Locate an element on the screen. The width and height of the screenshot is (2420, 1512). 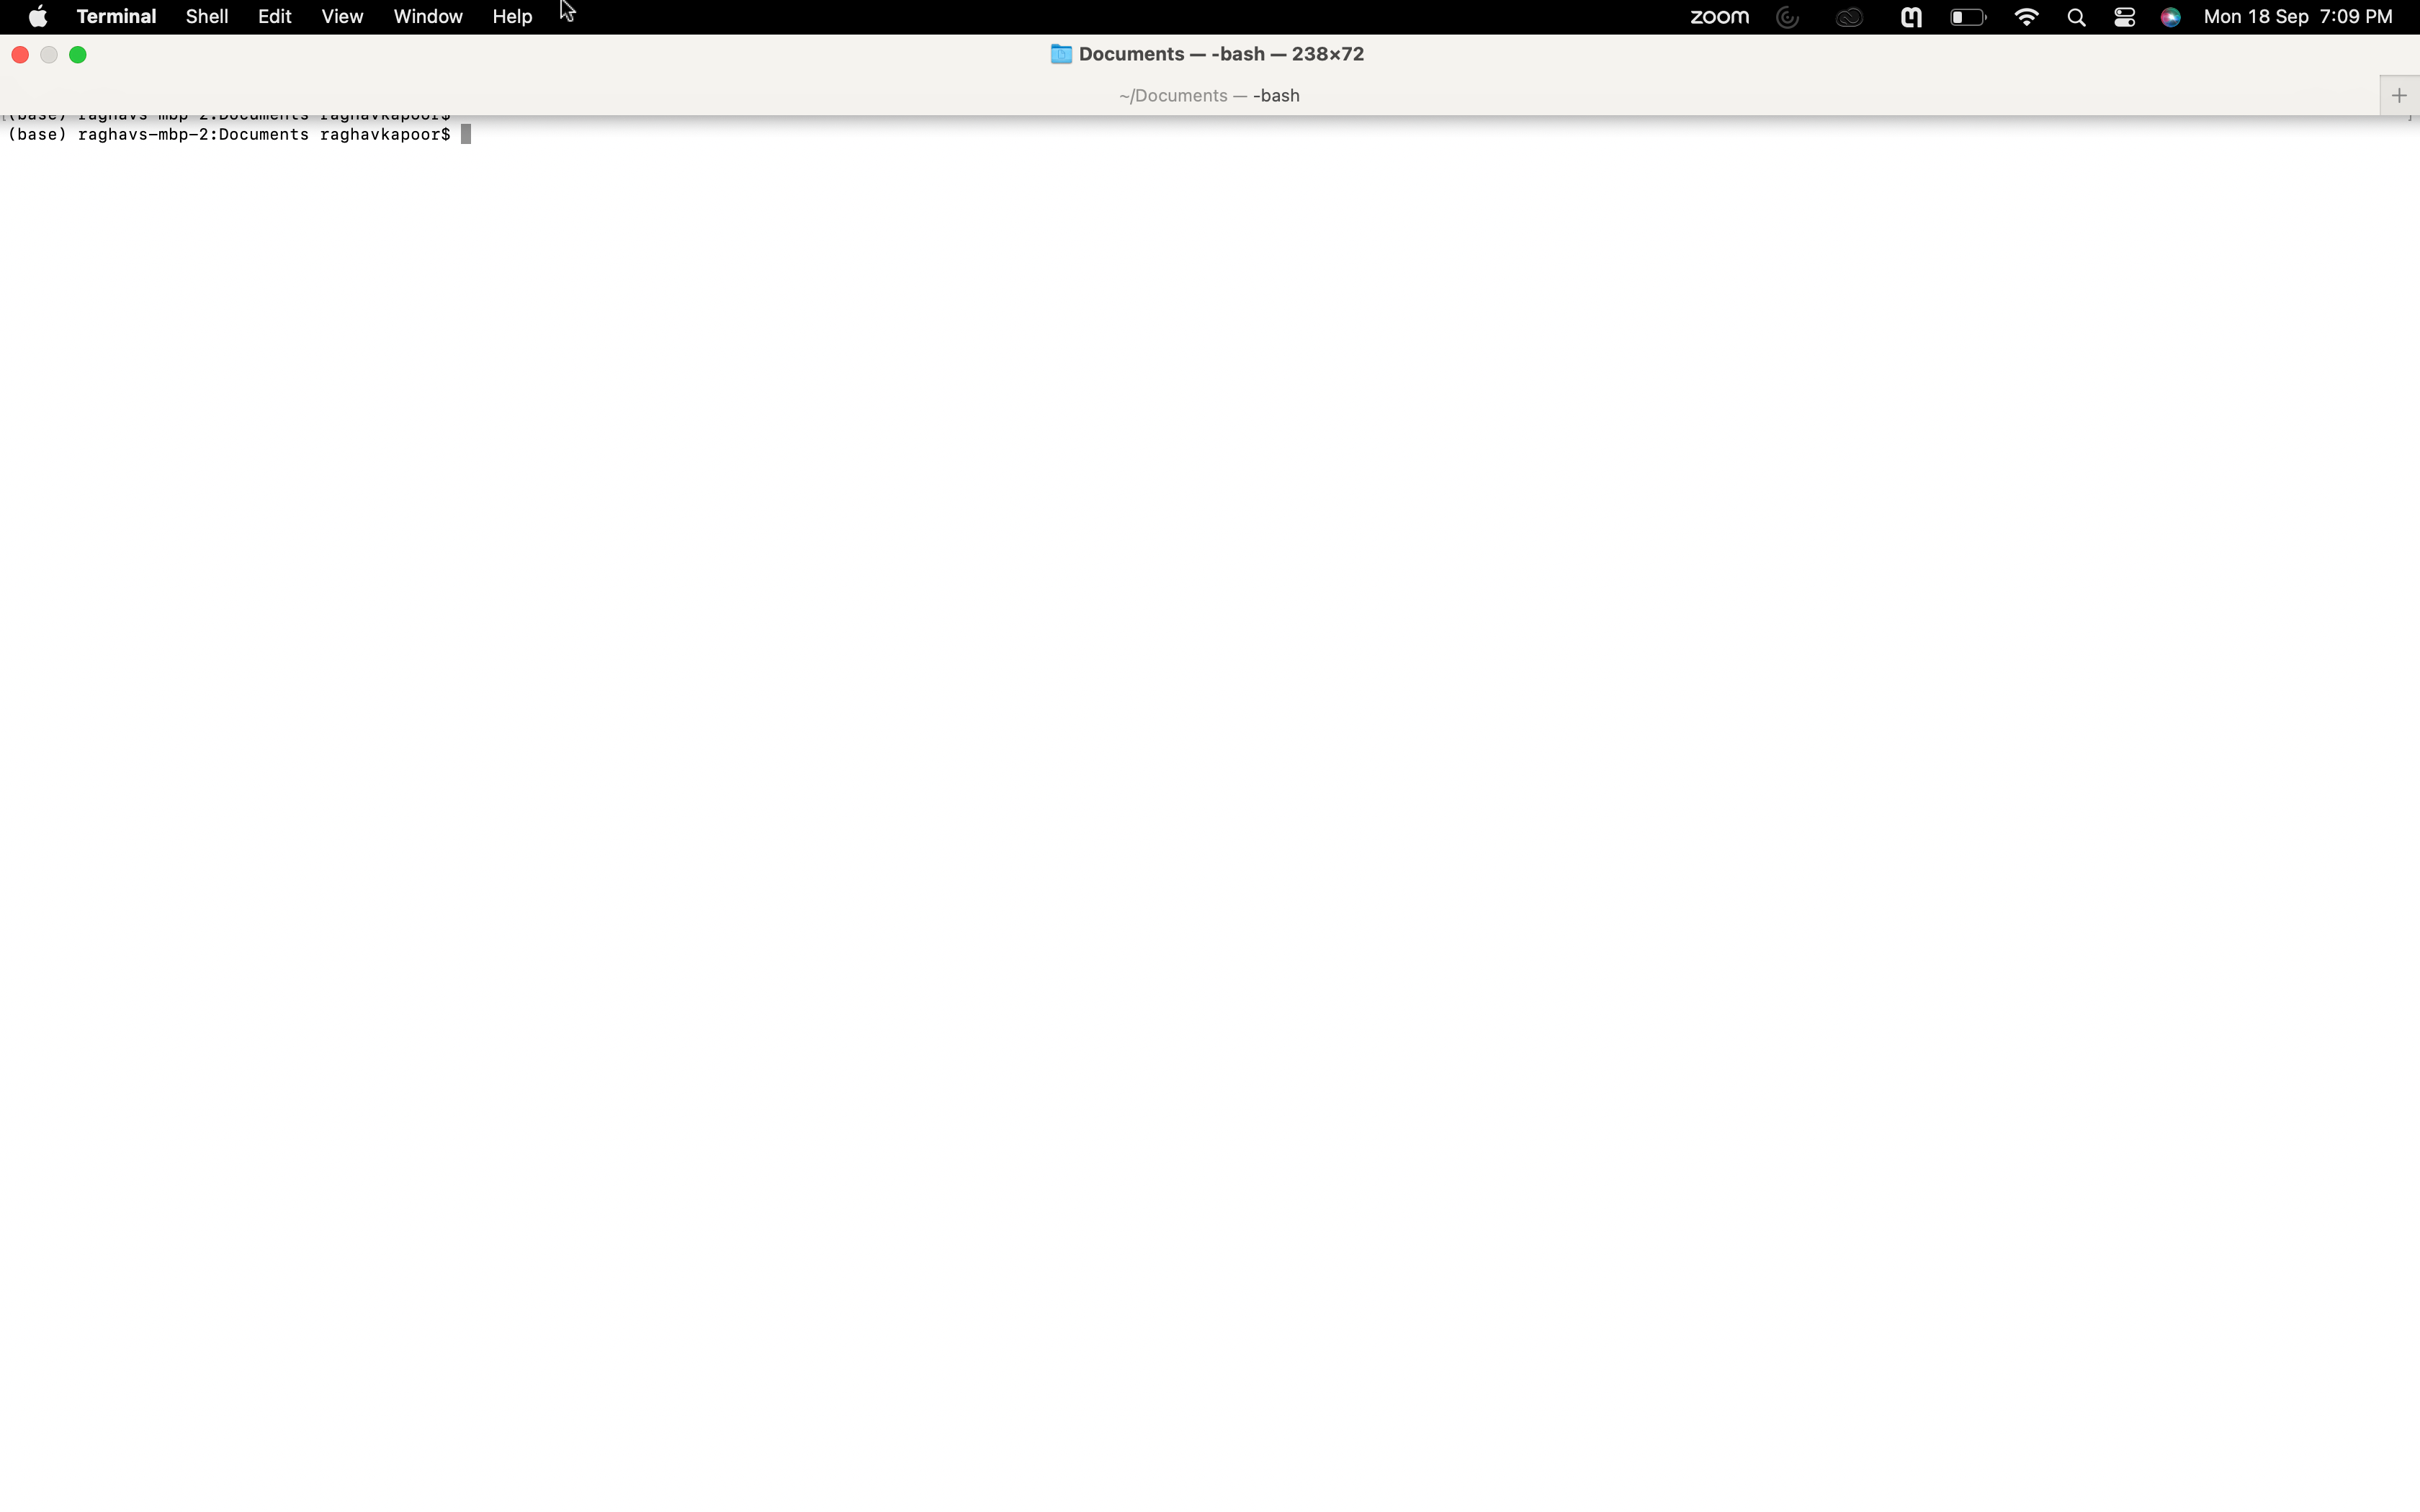
Enable split pane option under view settings to split your screen is located at coordinates (341, 16).